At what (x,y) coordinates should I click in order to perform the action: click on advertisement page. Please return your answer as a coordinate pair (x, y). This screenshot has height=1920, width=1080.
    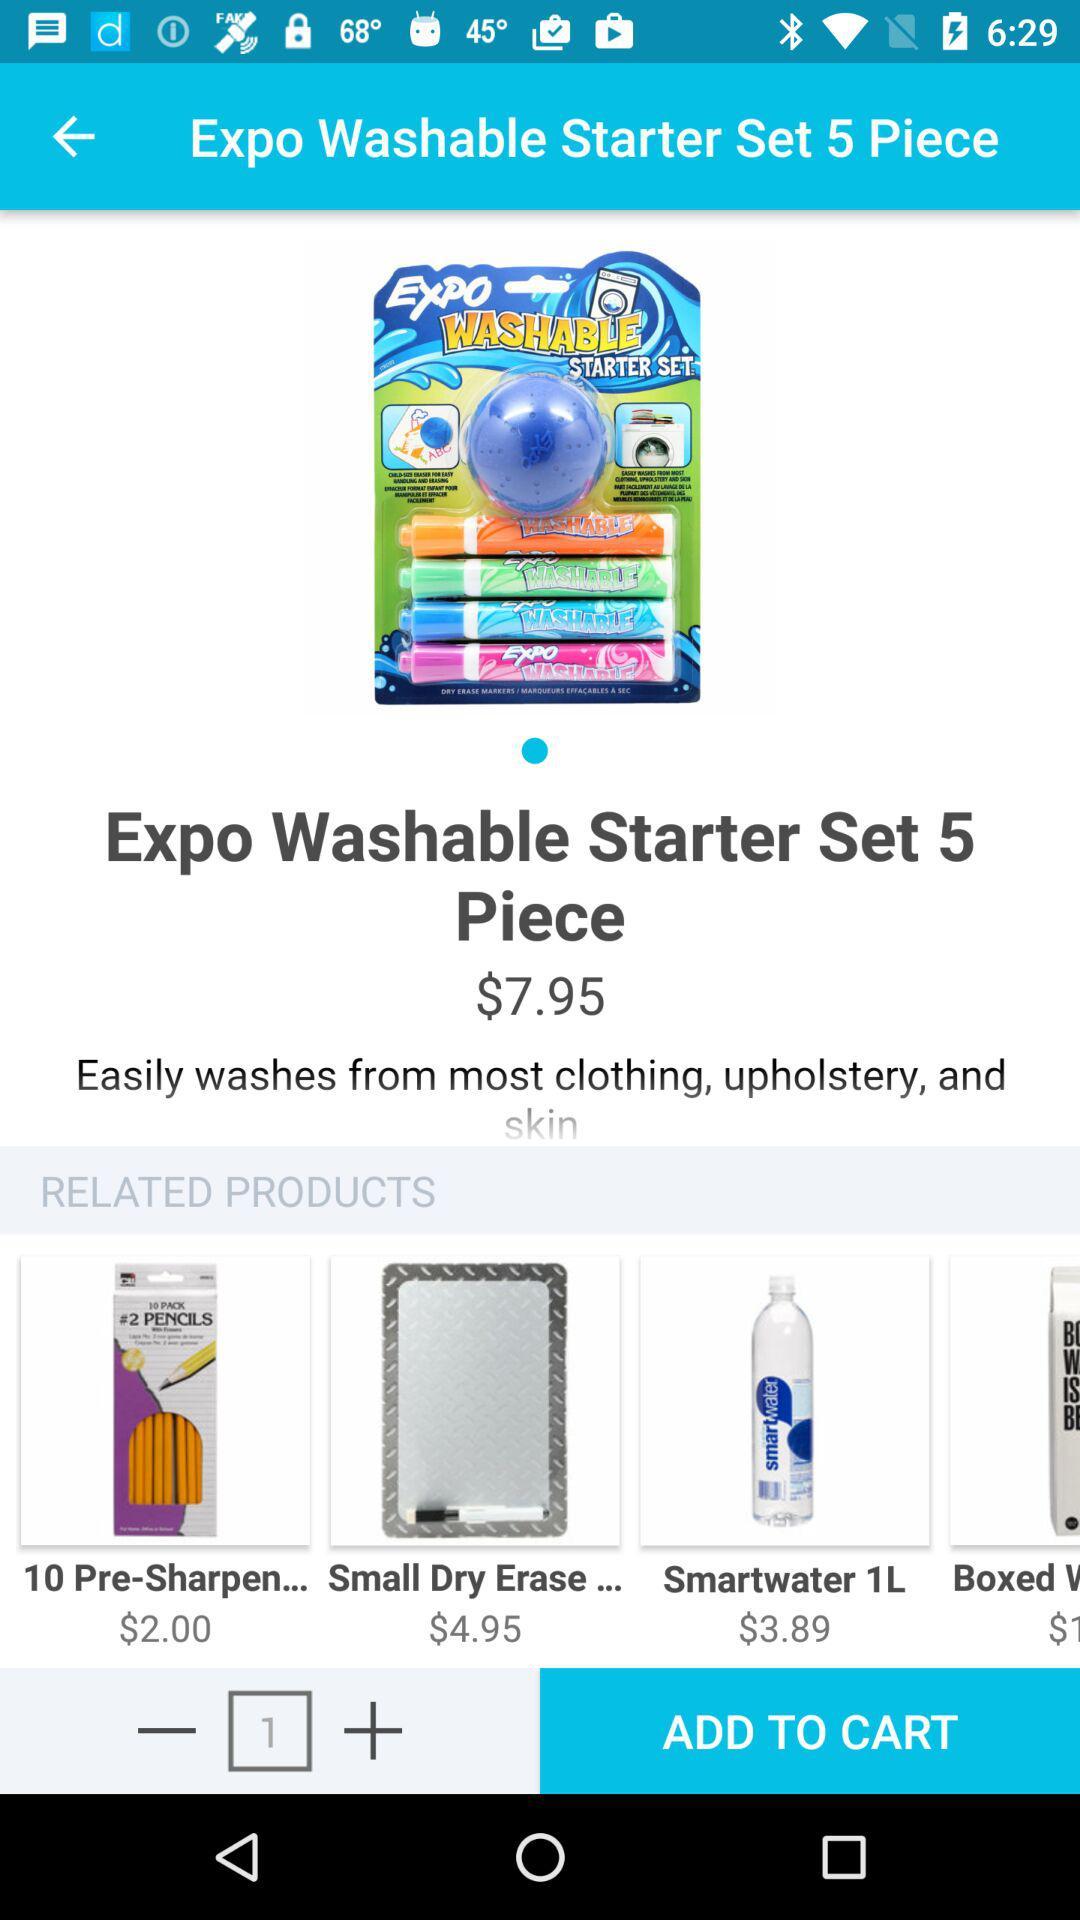
    Looking at the image, I should click on (540, 1086).